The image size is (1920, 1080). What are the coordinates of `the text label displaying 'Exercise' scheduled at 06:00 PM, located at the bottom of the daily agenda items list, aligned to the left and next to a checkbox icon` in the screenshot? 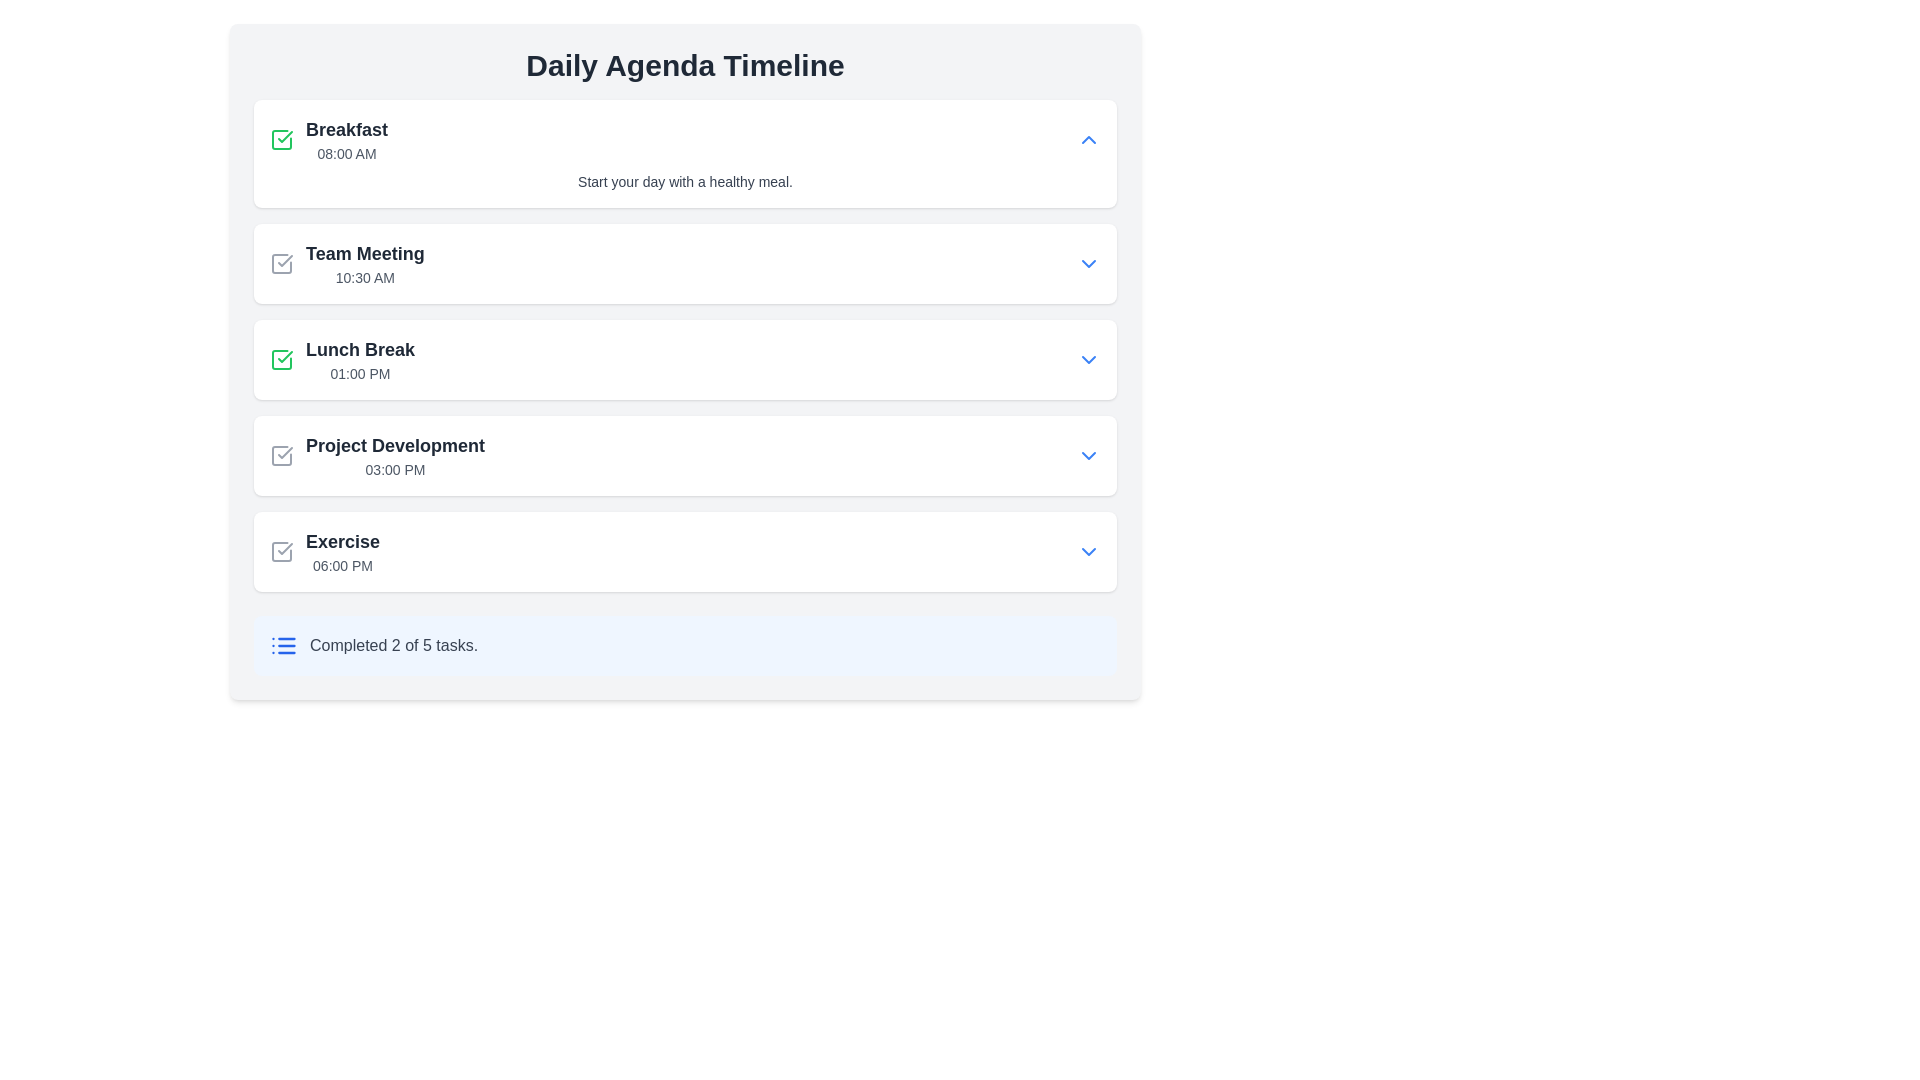 It's located at (343, 551).